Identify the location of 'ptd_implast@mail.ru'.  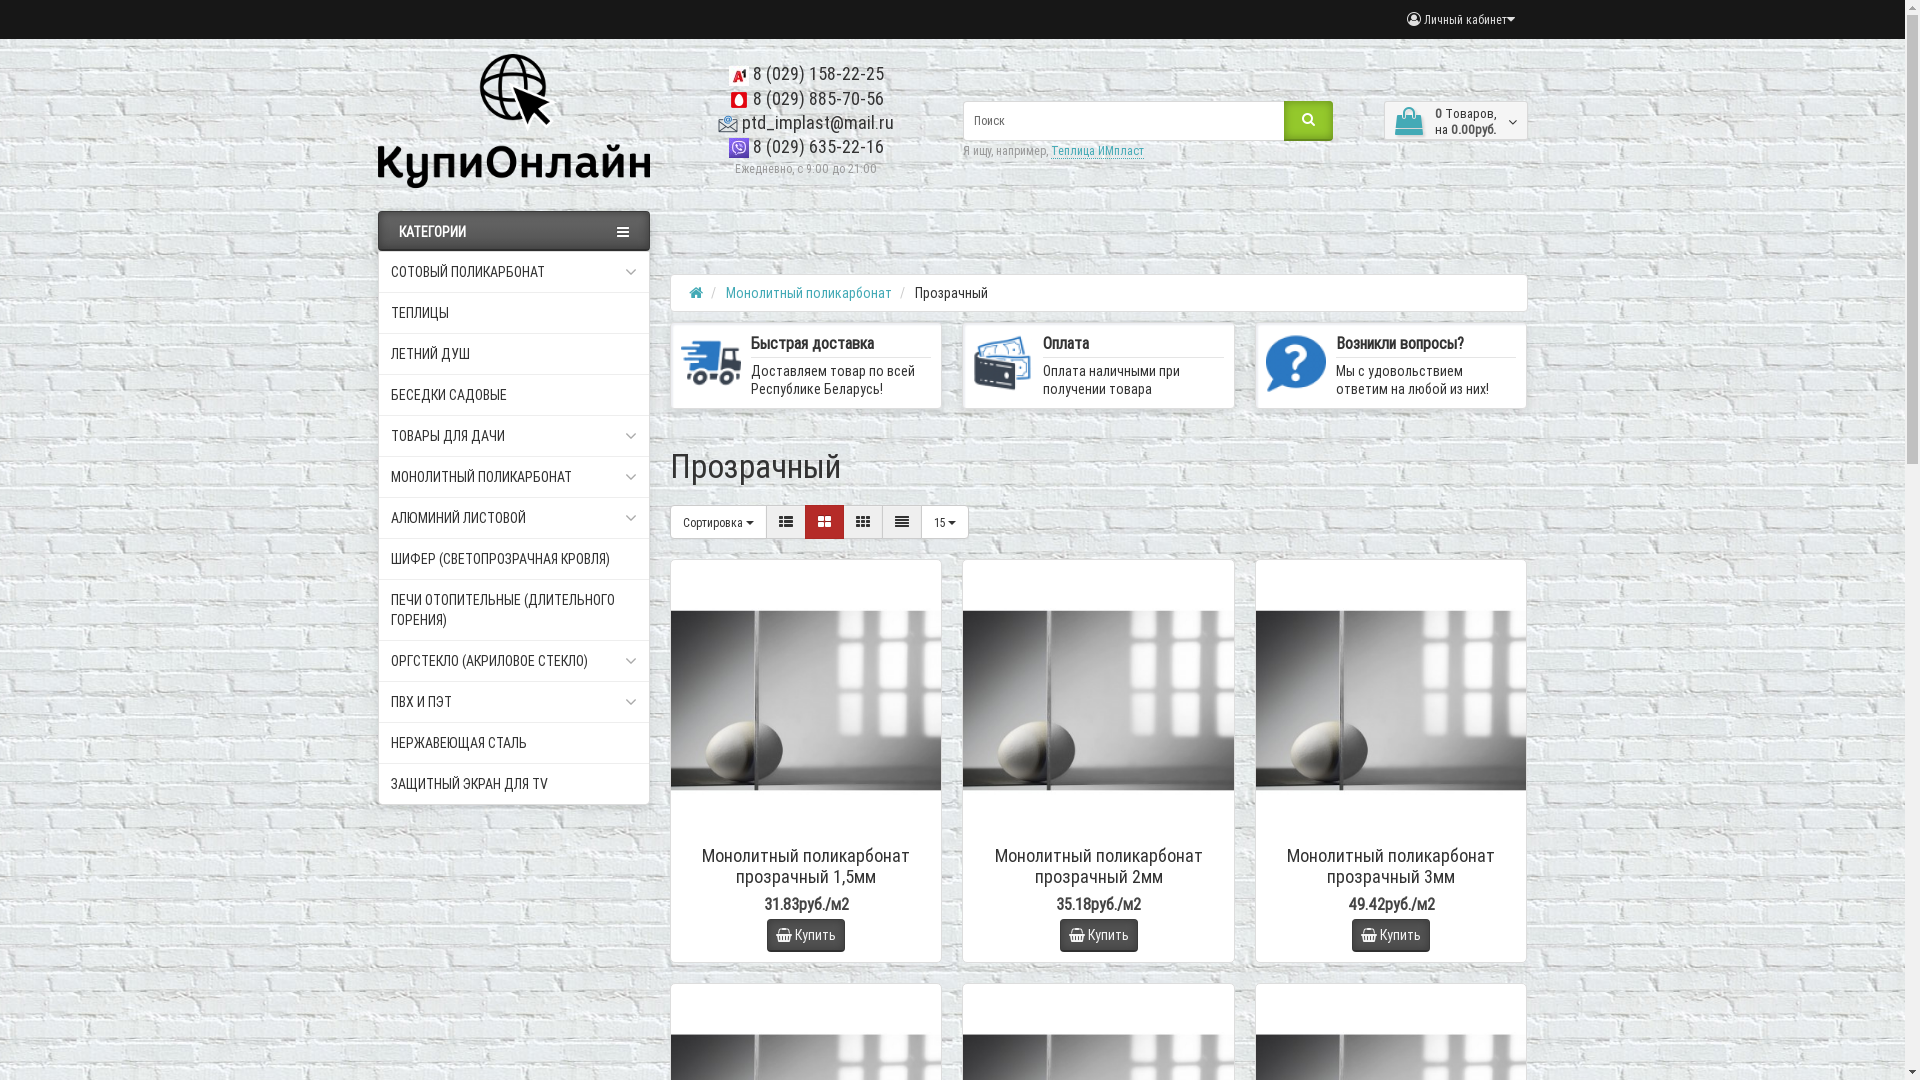
(718, 122).